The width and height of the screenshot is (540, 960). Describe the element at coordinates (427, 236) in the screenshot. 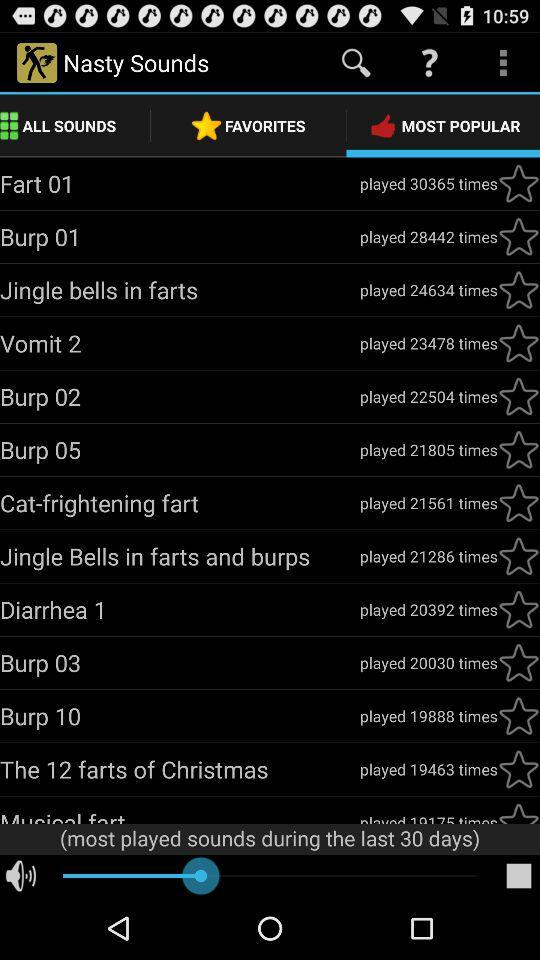

I see `played 28442 times` at that location.